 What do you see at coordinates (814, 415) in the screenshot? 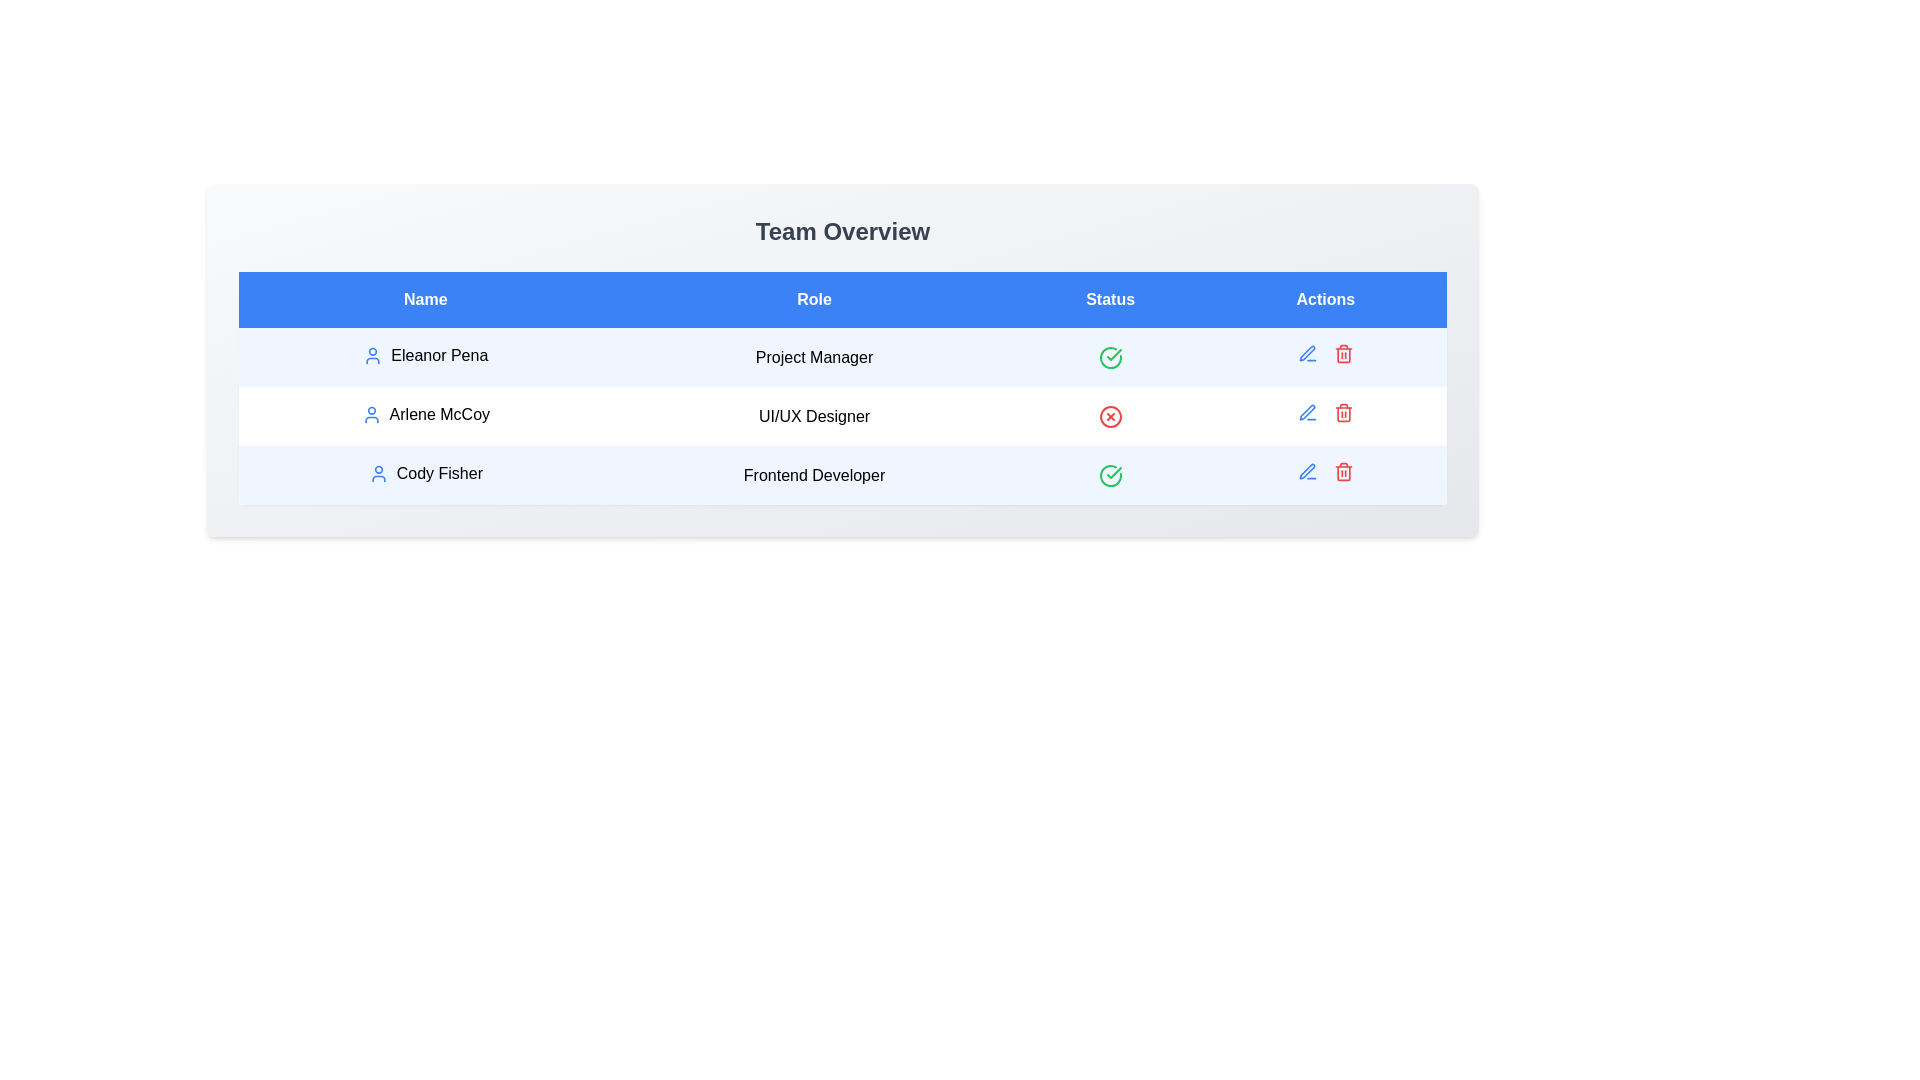
I see `the text label displaying the job title or role of 'Arlene McCoy' located in the second row under the 'Role' column` at bounding box center [814, 415].